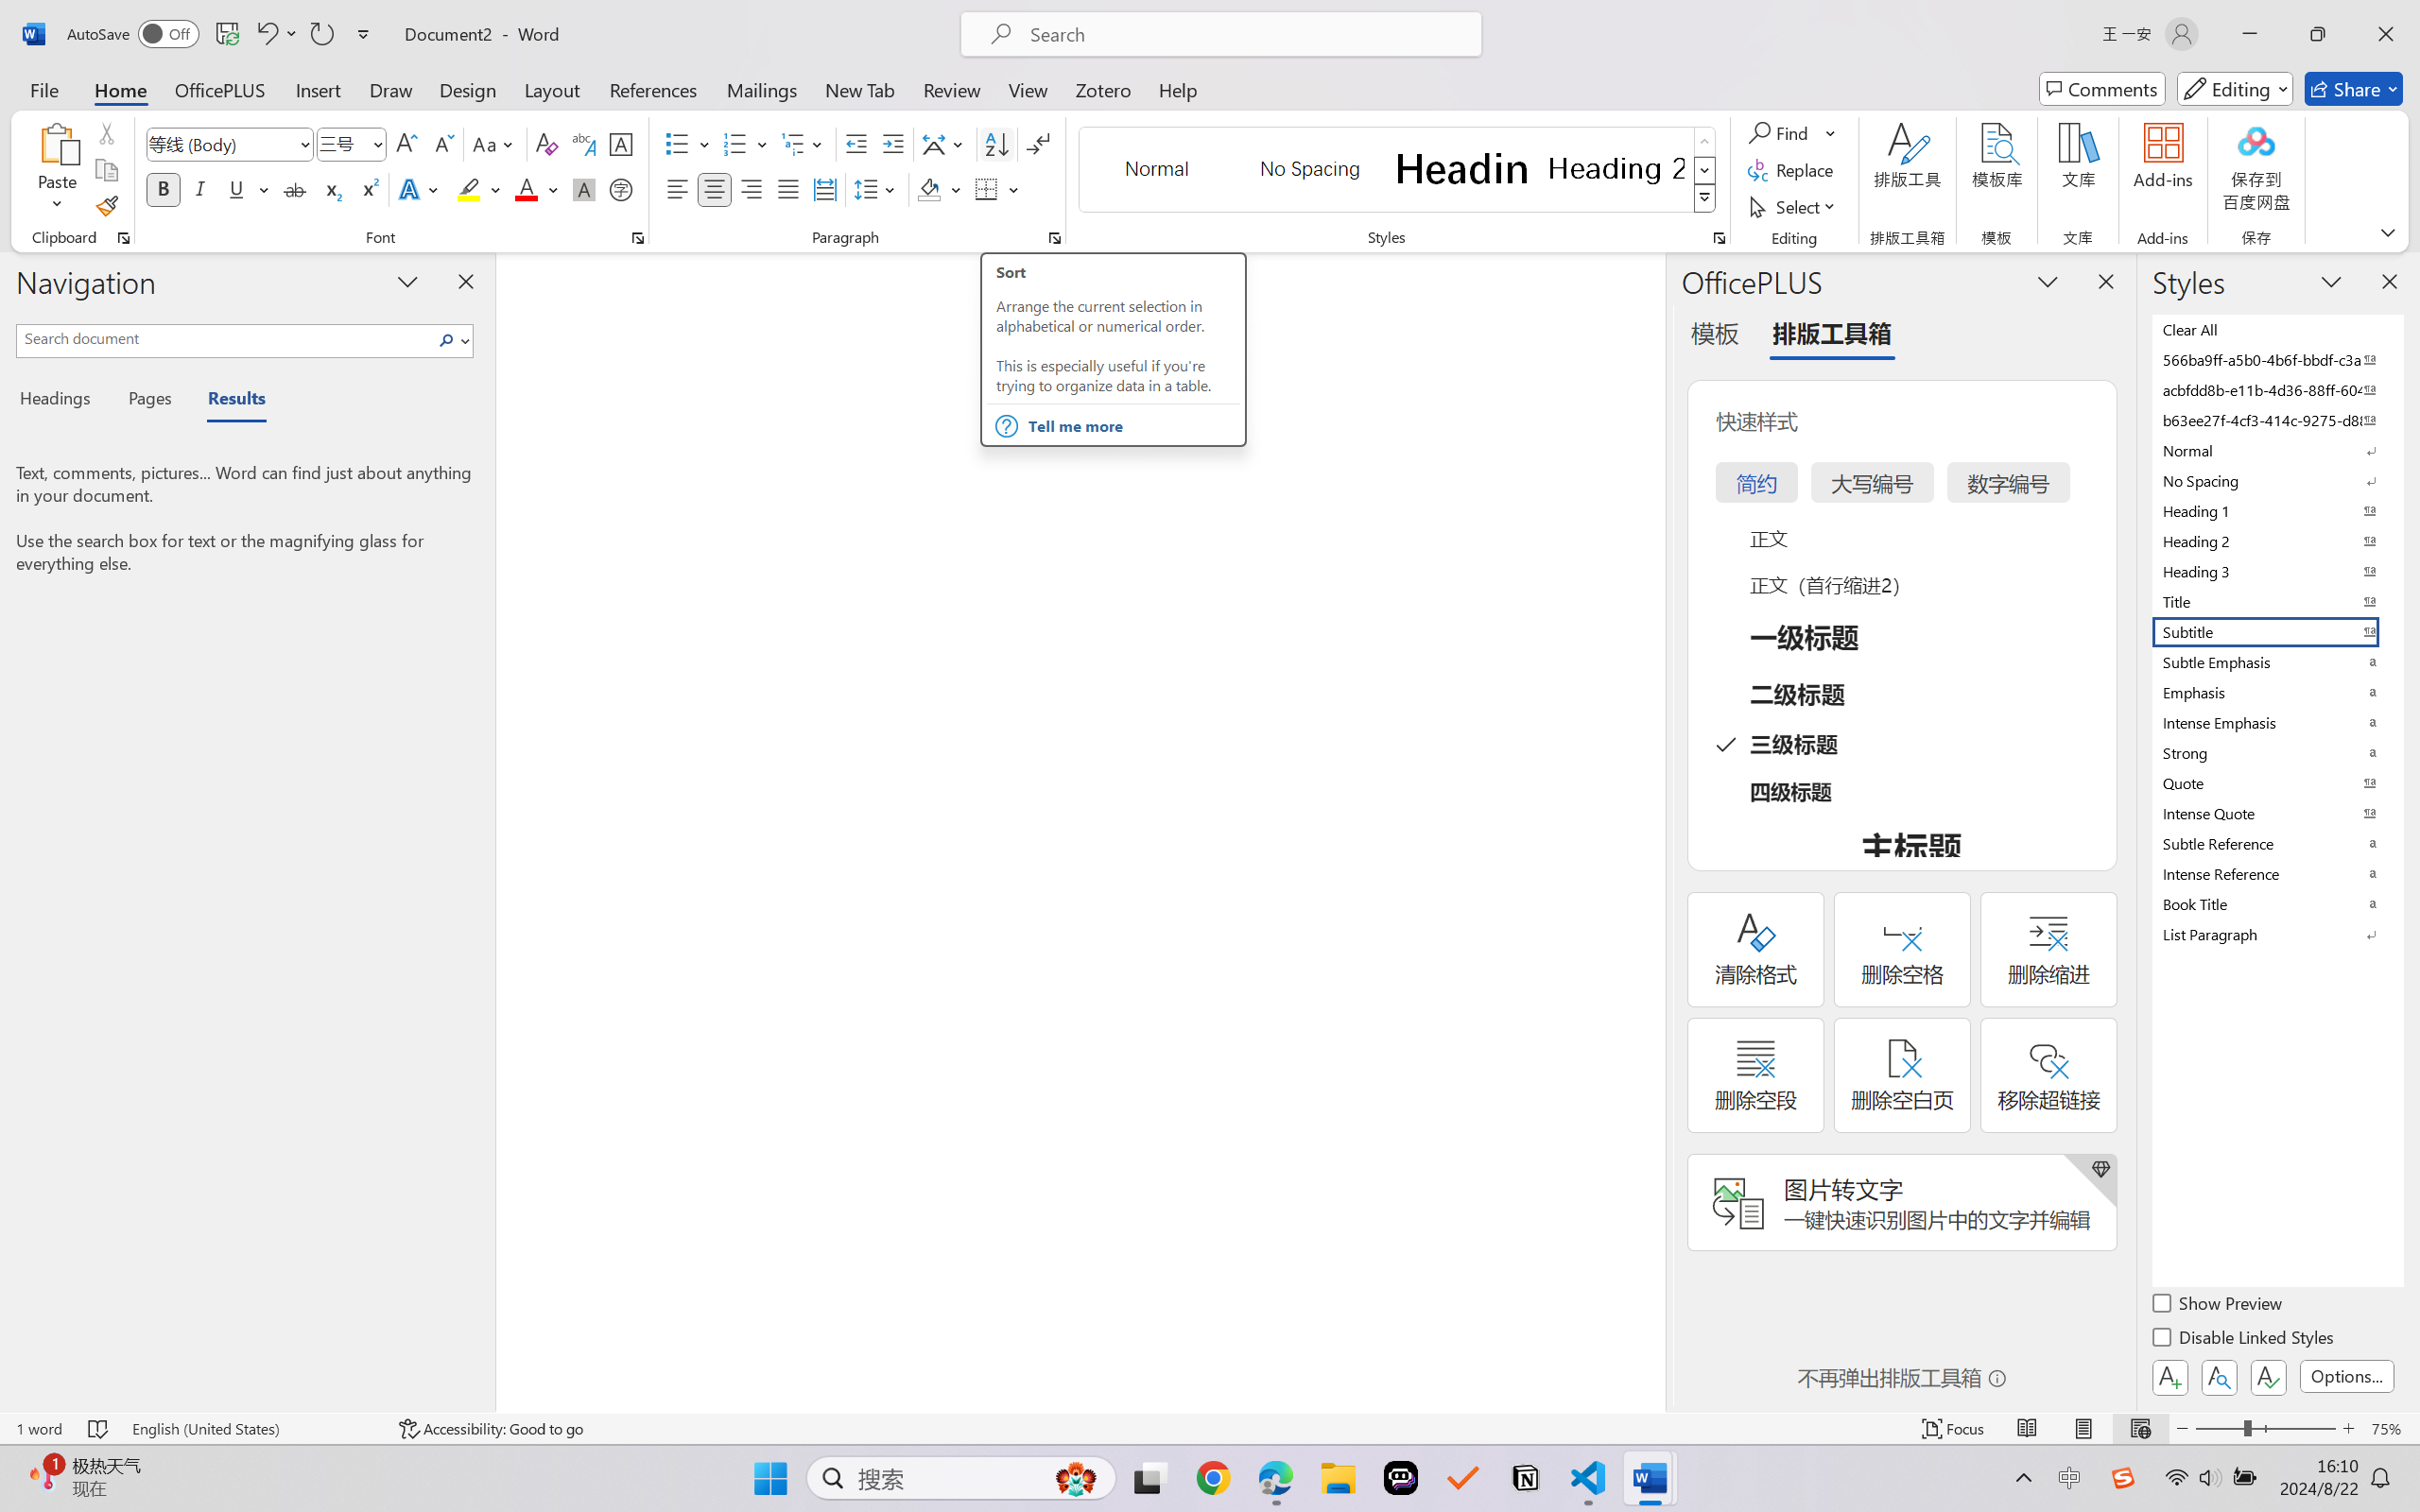  I want to click on 'Read Mode', so click(2027, 1428).